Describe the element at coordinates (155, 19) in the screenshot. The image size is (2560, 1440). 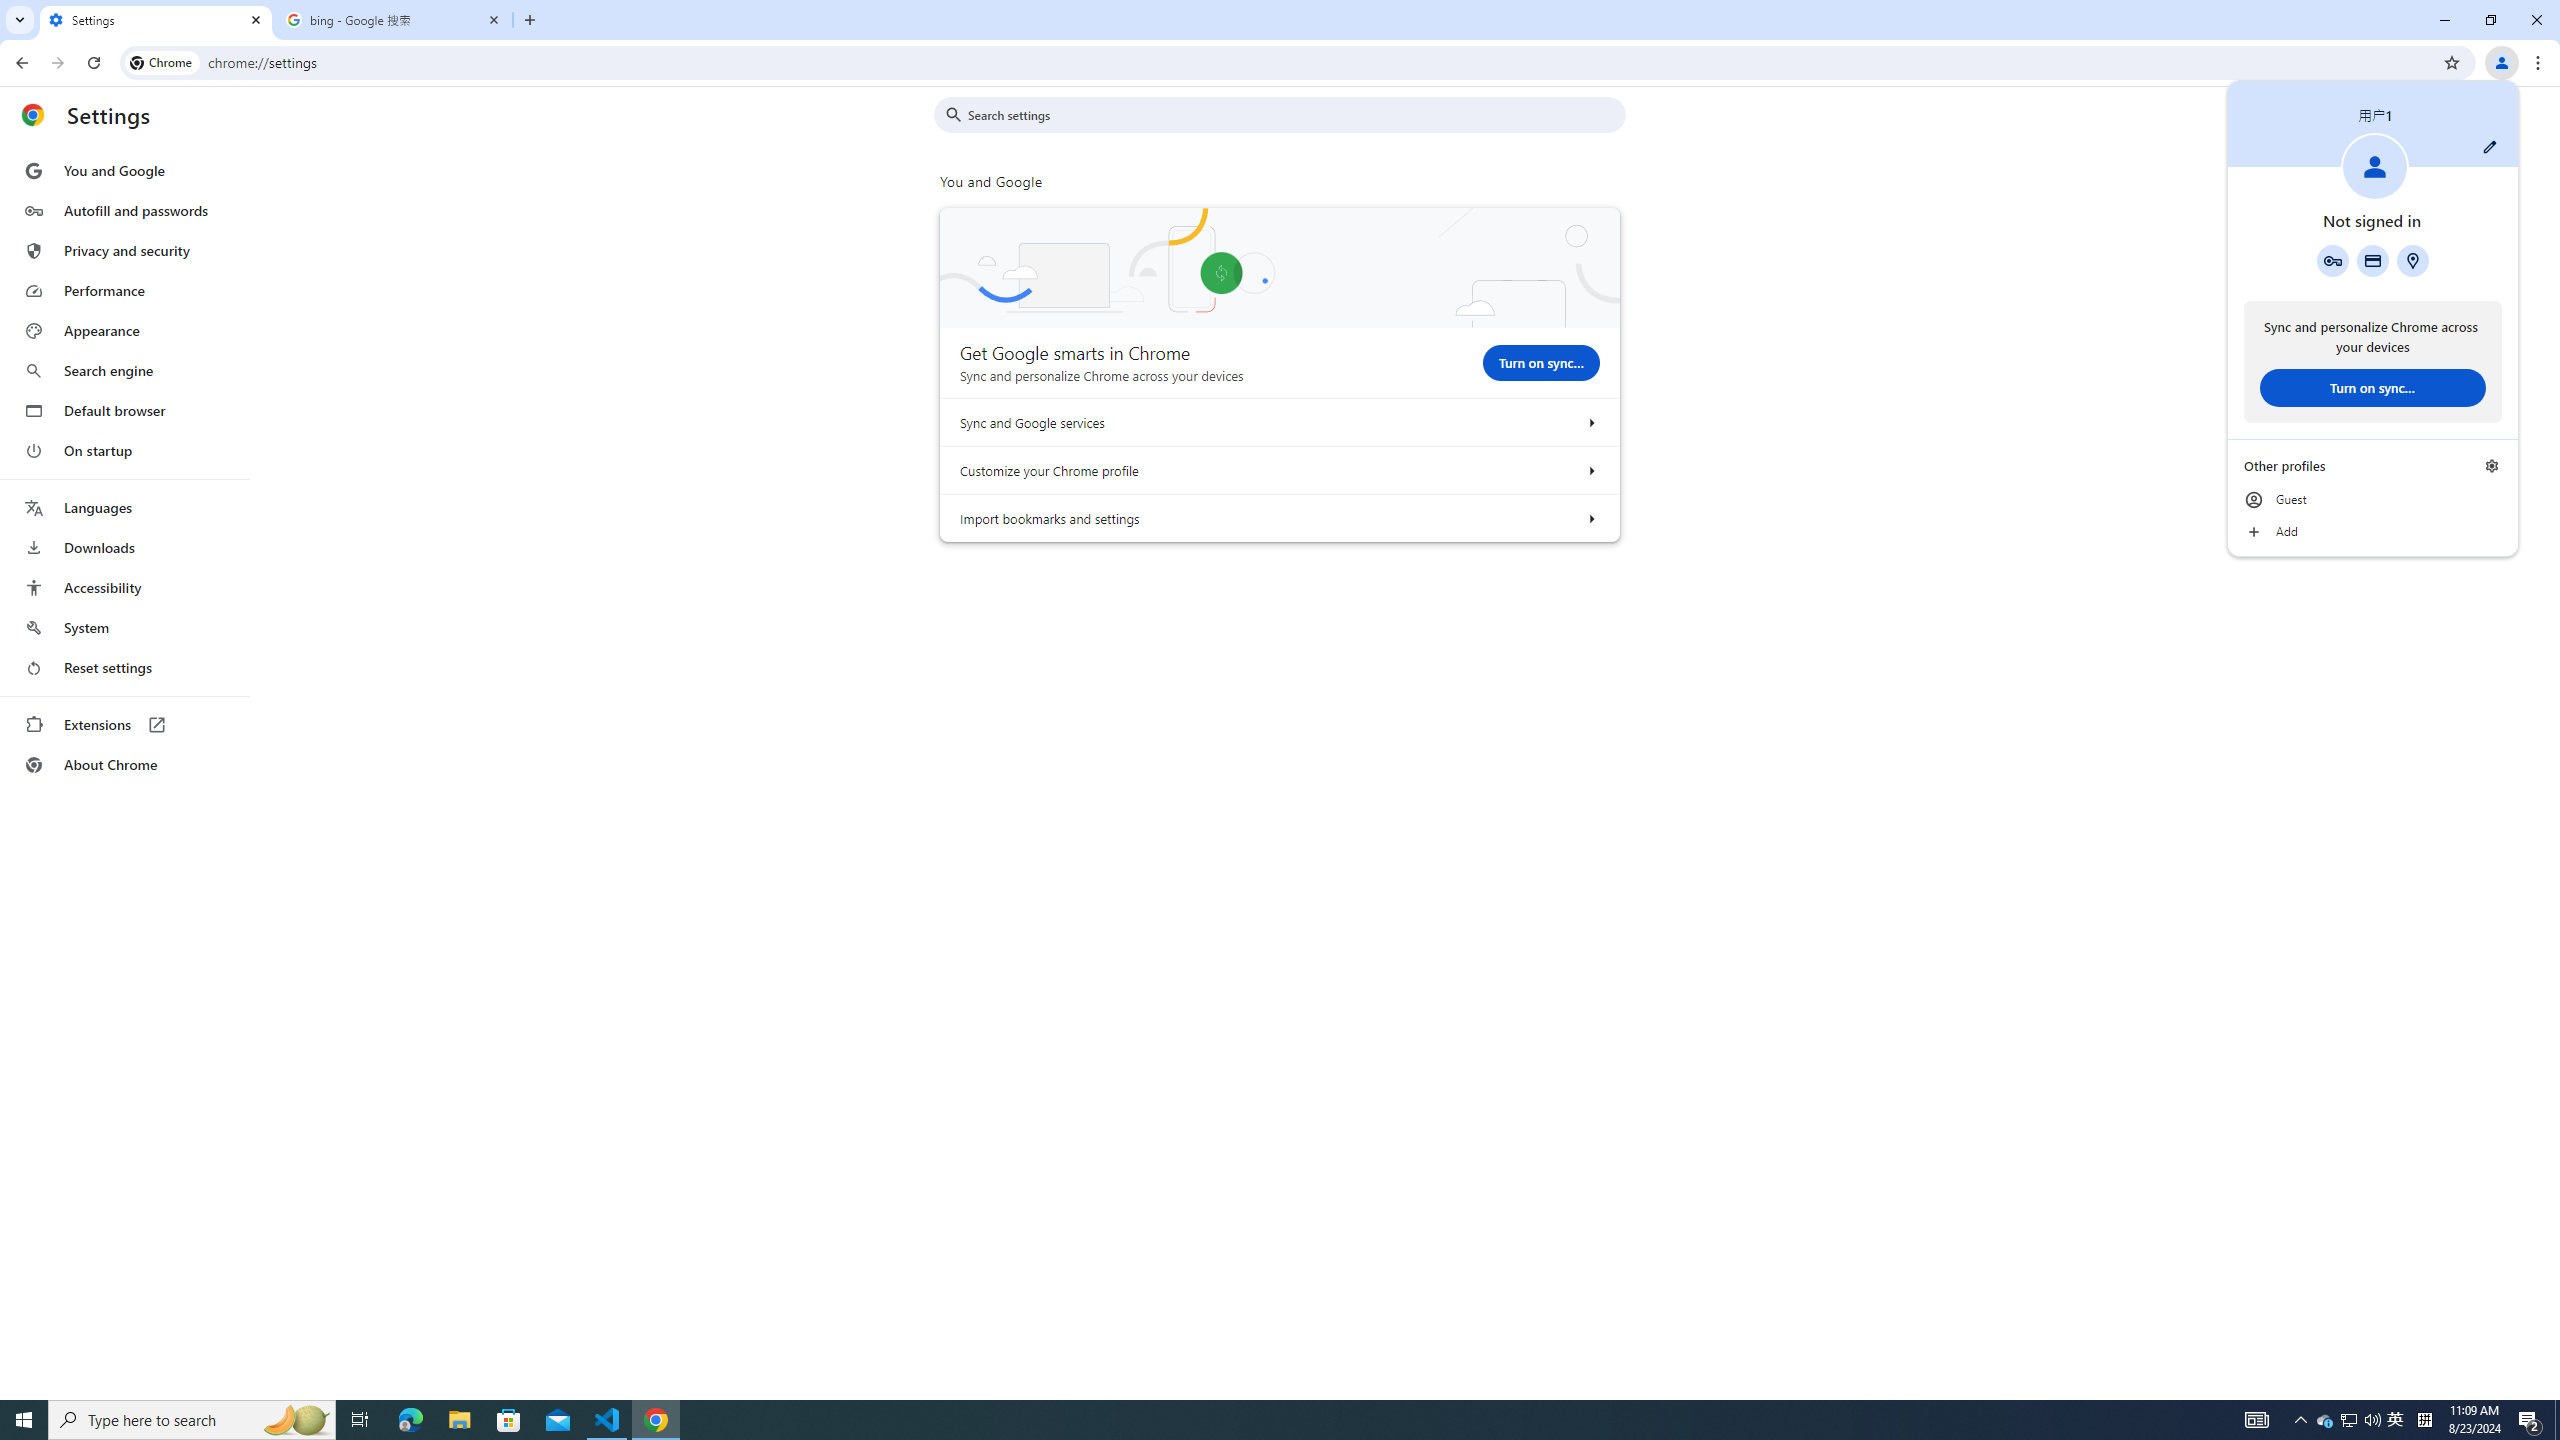
I see `'Settings'` at that location.